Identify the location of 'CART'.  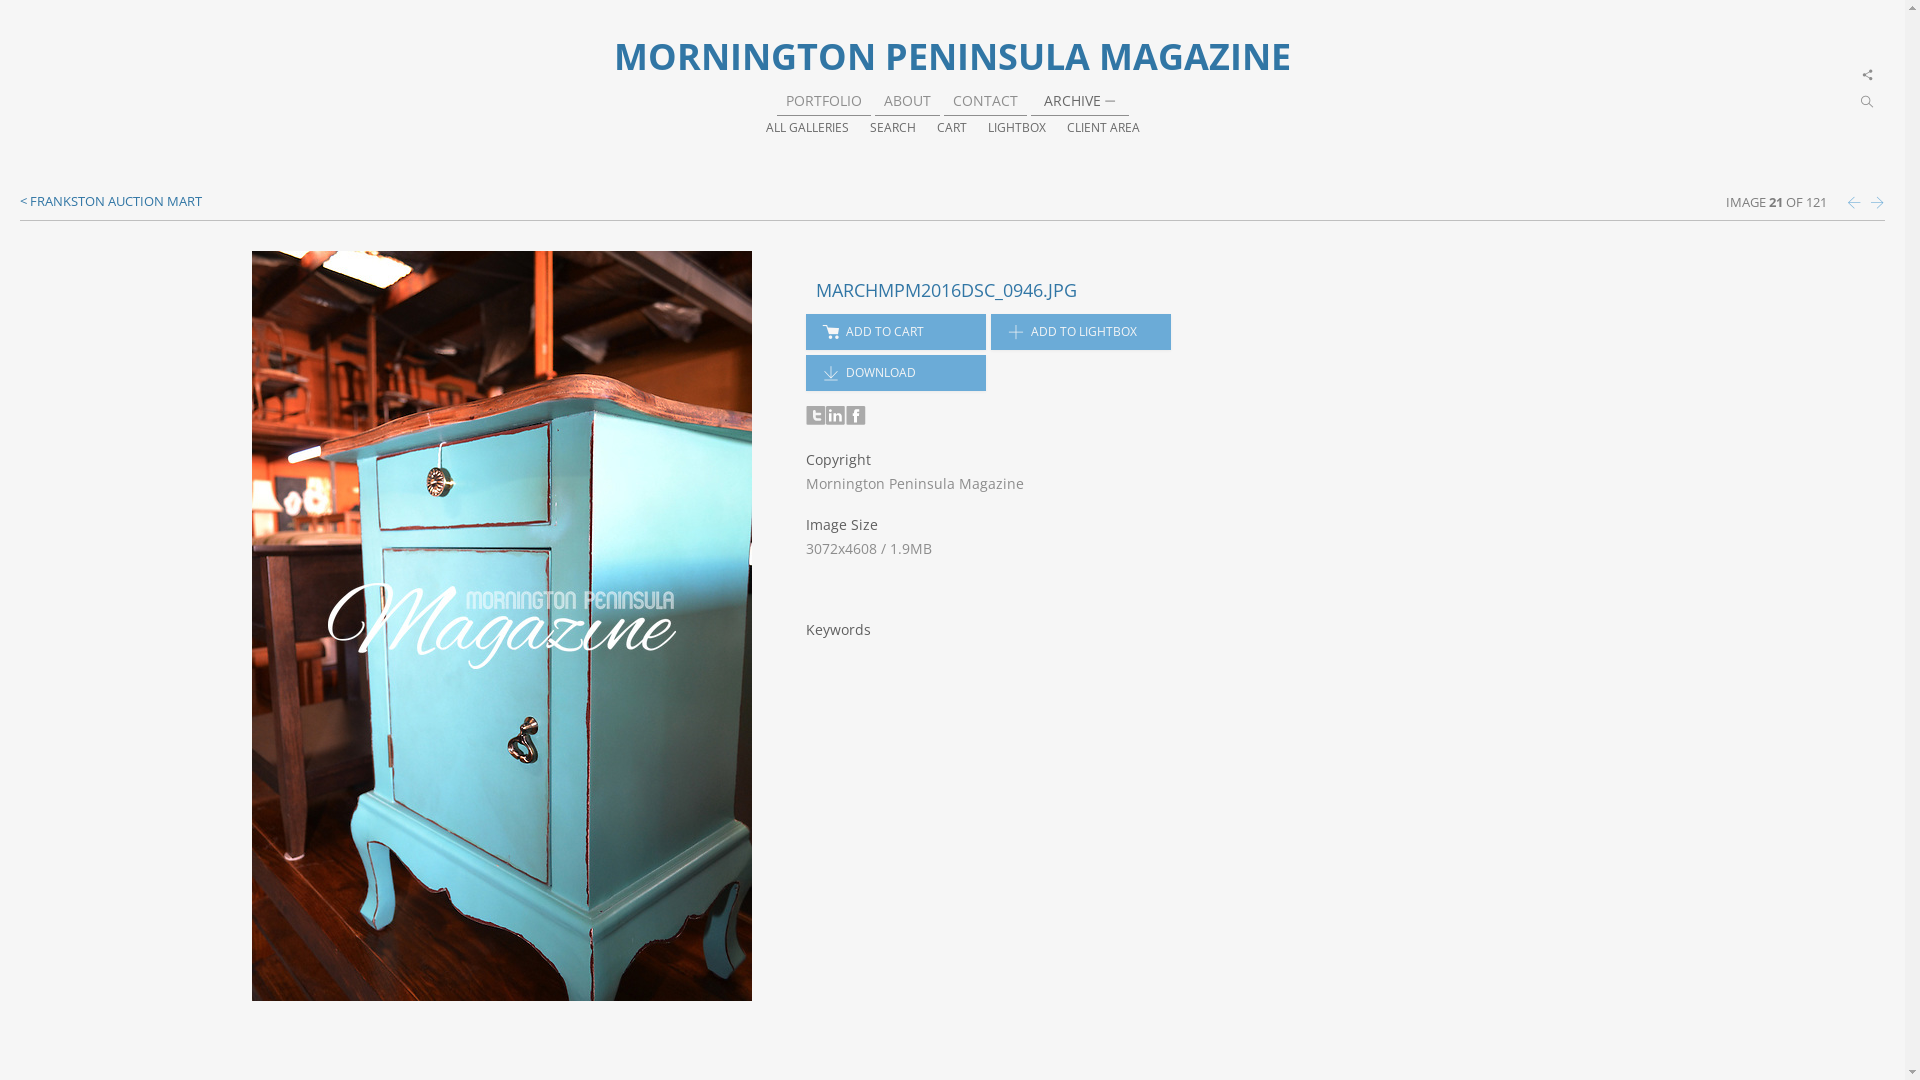
(949, 127).